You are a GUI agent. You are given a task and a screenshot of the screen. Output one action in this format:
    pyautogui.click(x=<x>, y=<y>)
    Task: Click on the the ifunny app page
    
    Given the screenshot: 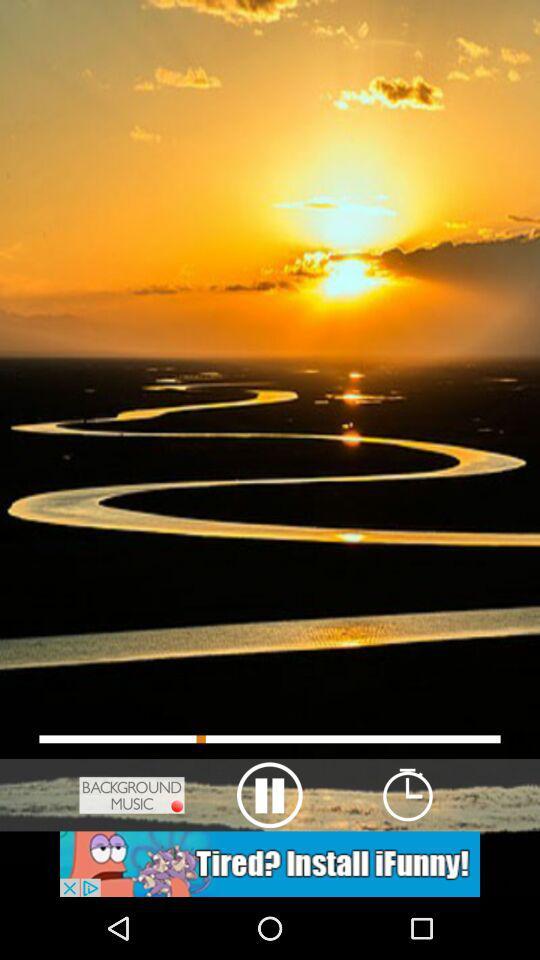 What is the action you would take?
    pyautogui.click(x=270, y=863)
    